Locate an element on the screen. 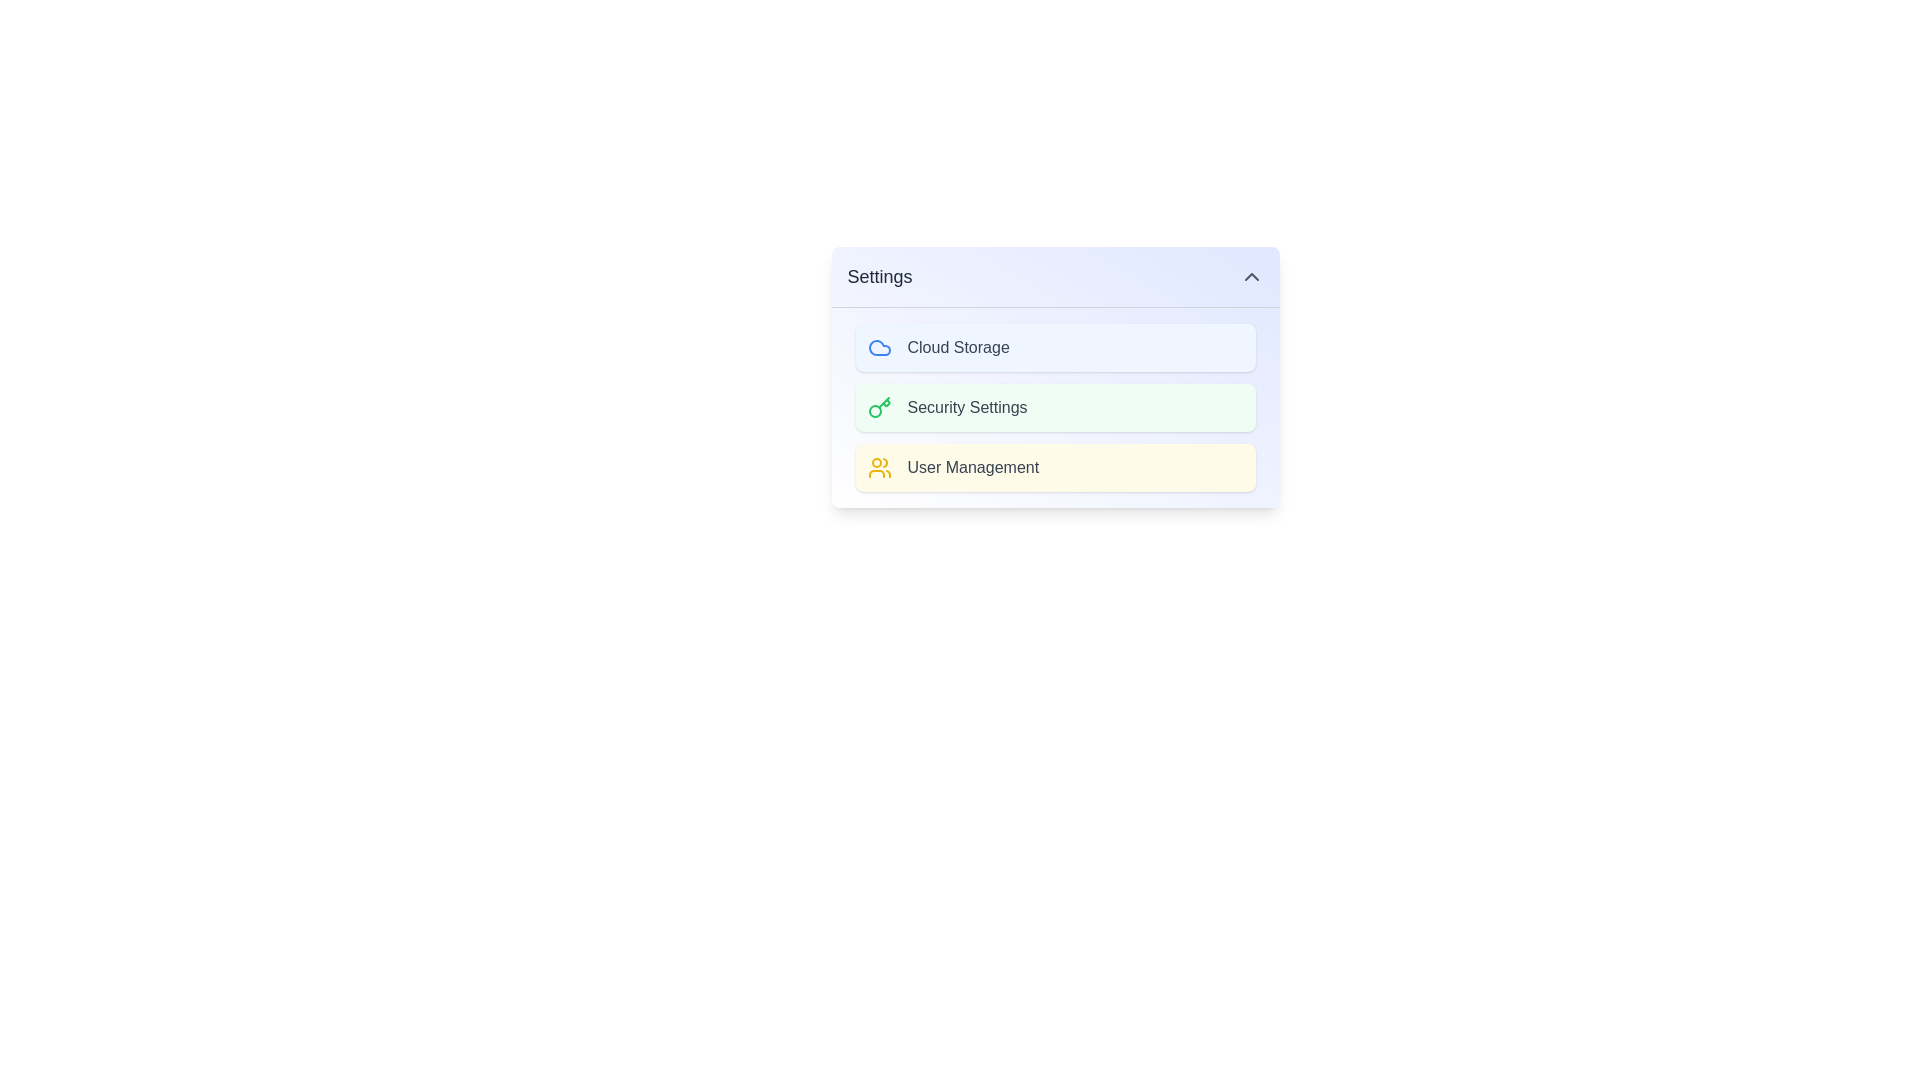 The width and height of the screenshot is (1920, 1080). the visual representation of the green arrow-shaped line segment of the key icon located on the left side of the 'Security Settings' option in the Settings panel is located at coordinates (882, 402).